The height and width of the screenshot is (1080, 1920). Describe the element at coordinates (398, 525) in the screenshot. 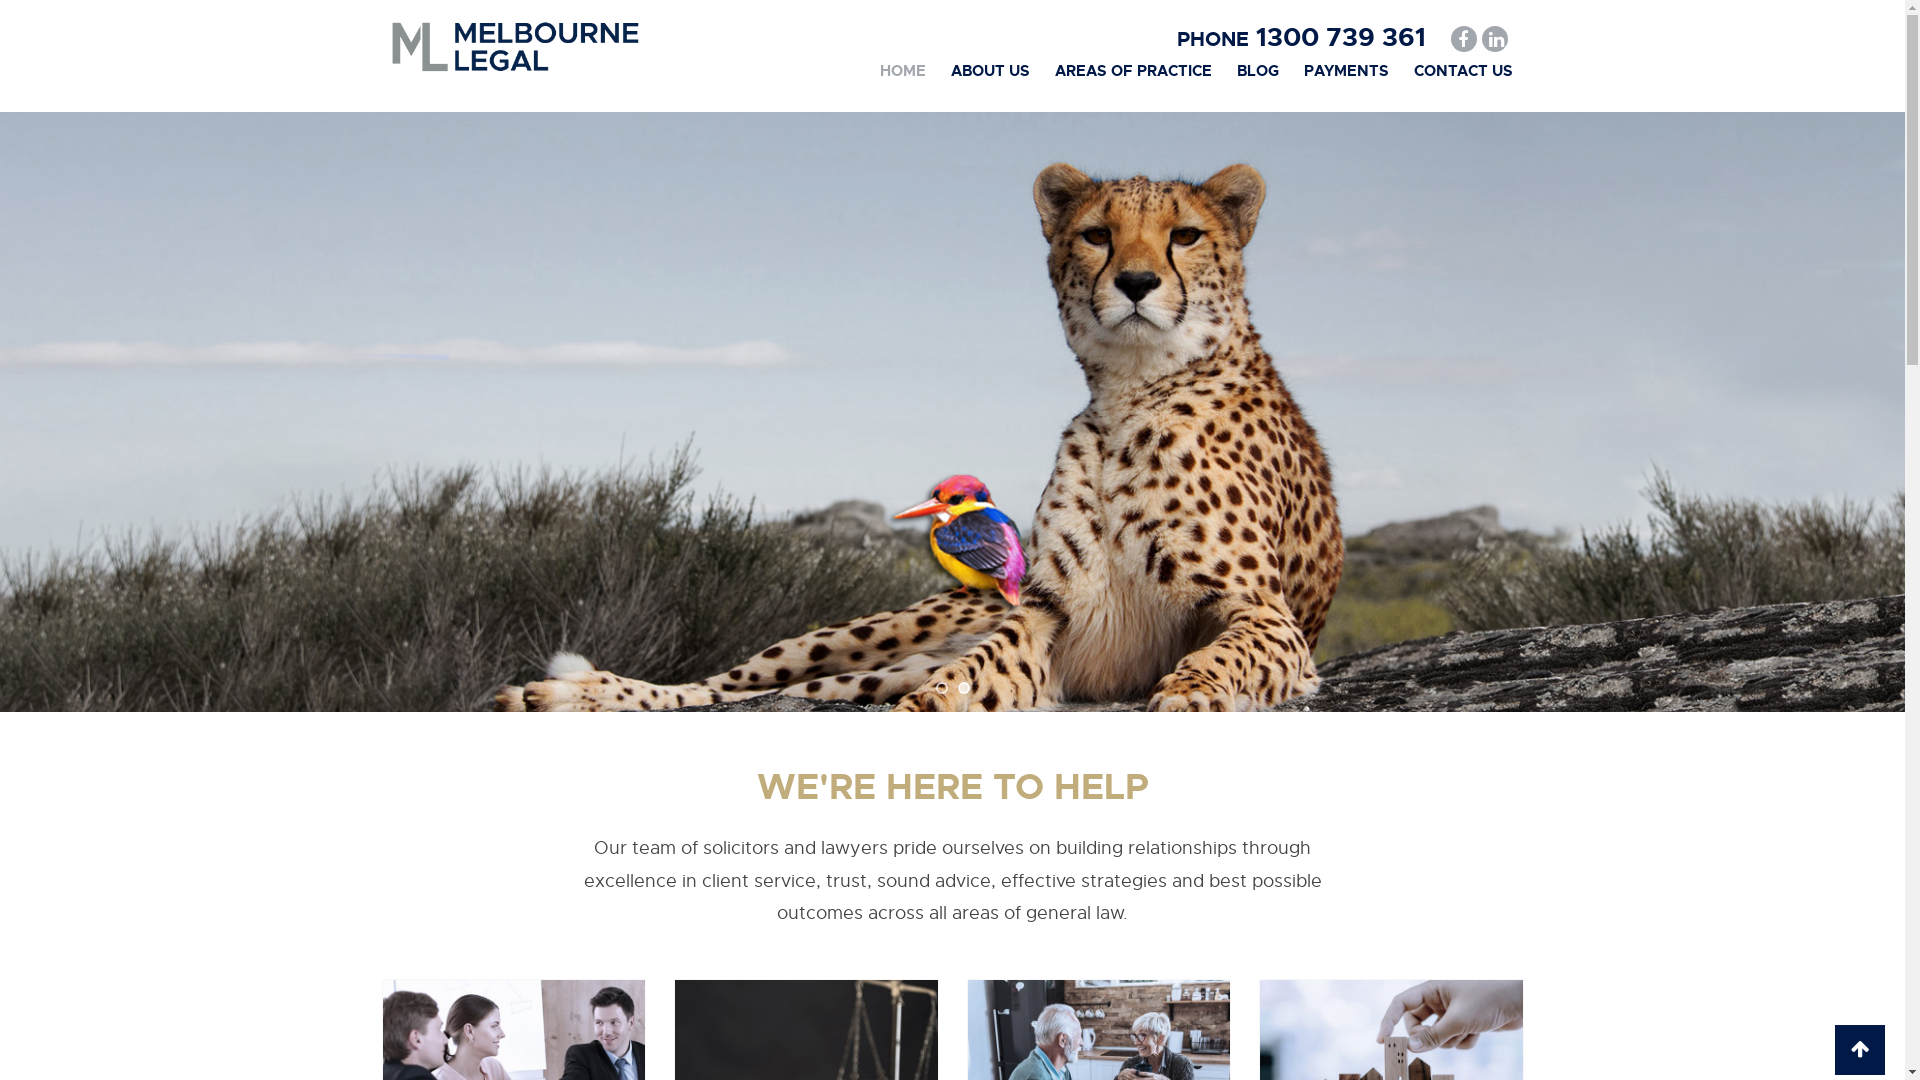

I see `'DOWNLOAD NOW'` at that location.